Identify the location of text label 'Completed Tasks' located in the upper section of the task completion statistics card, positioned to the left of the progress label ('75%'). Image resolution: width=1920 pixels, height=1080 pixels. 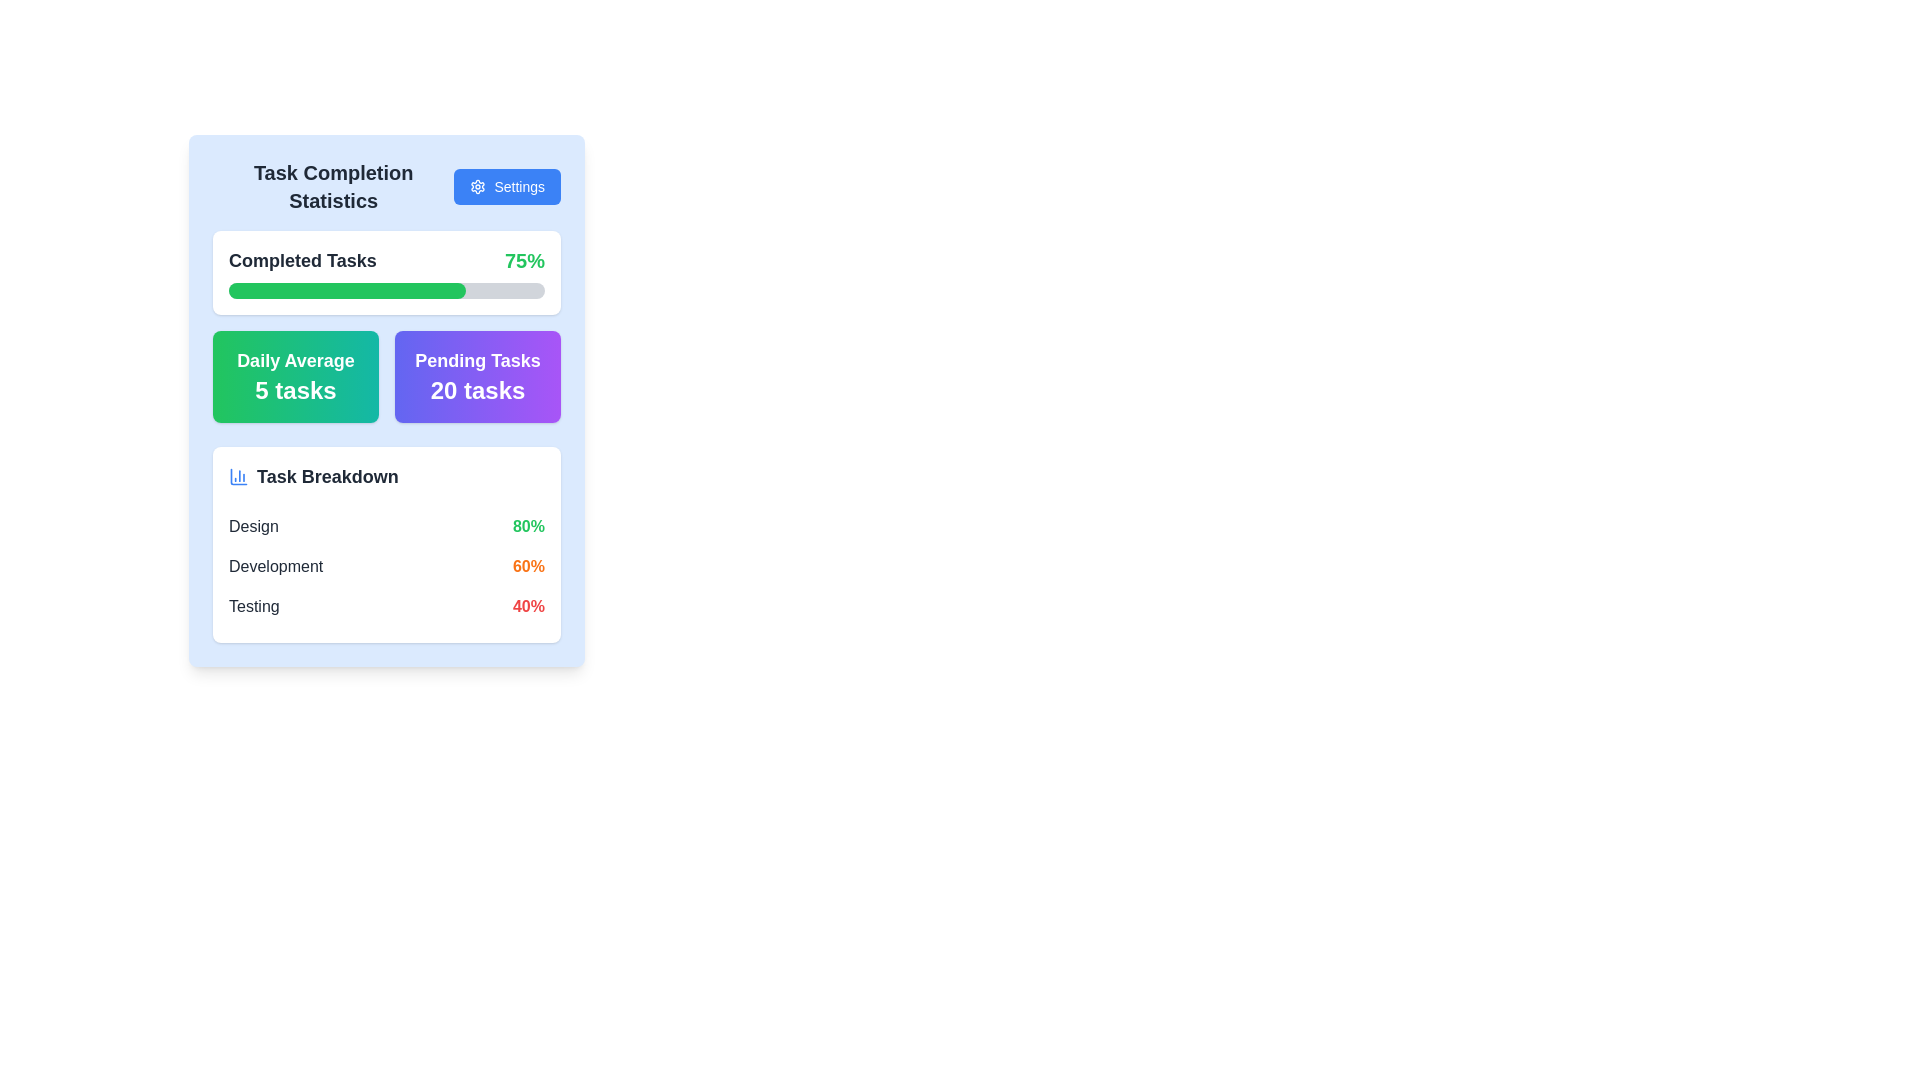
(301, 260).